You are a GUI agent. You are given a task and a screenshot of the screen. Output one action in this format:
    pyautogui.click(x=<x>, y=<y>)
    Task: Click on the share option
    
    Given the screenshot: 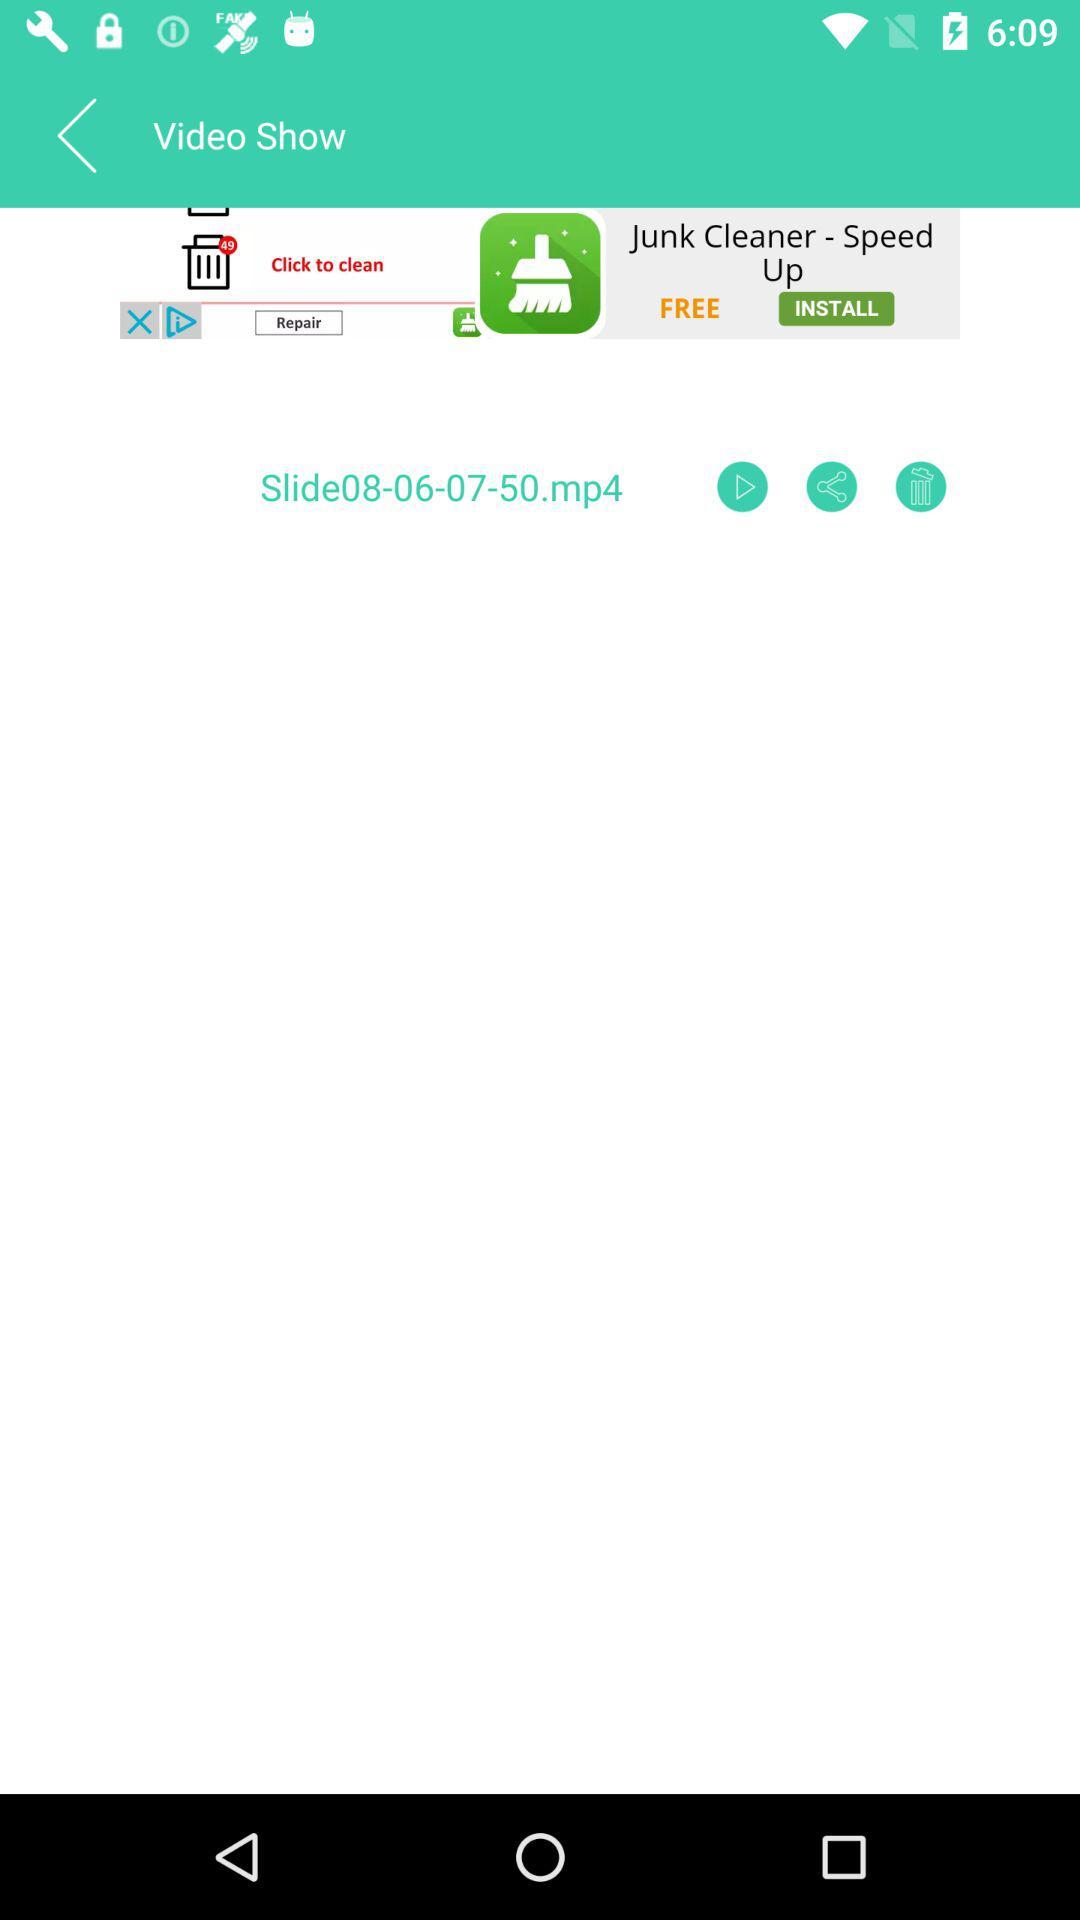 What is the action you would take?
    pyautogui.click(x=831, y=486)
    